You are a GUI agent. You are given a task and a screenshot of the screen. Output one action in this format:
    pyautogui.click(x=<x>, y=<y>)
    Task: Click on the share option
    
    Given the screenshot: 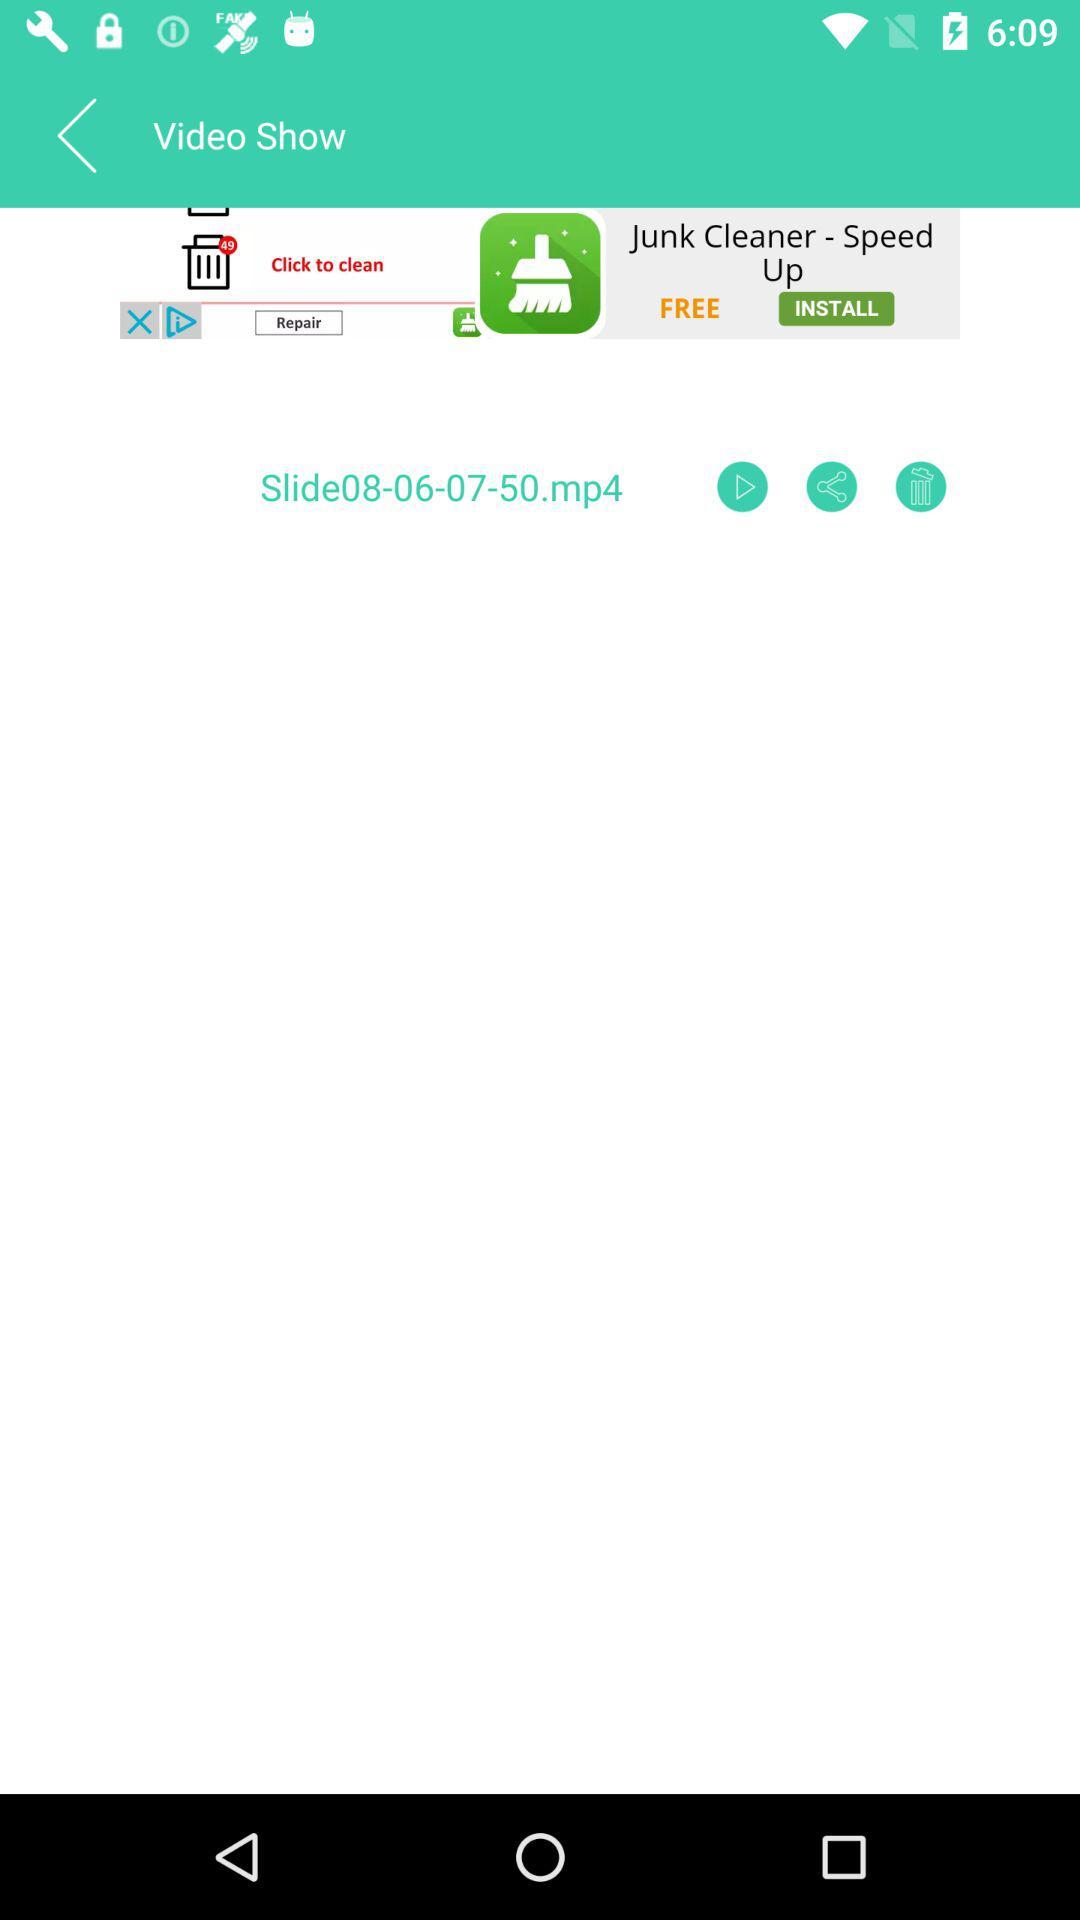 What is the action you would take?
    pyautogui.click(x=831, y=486)
    